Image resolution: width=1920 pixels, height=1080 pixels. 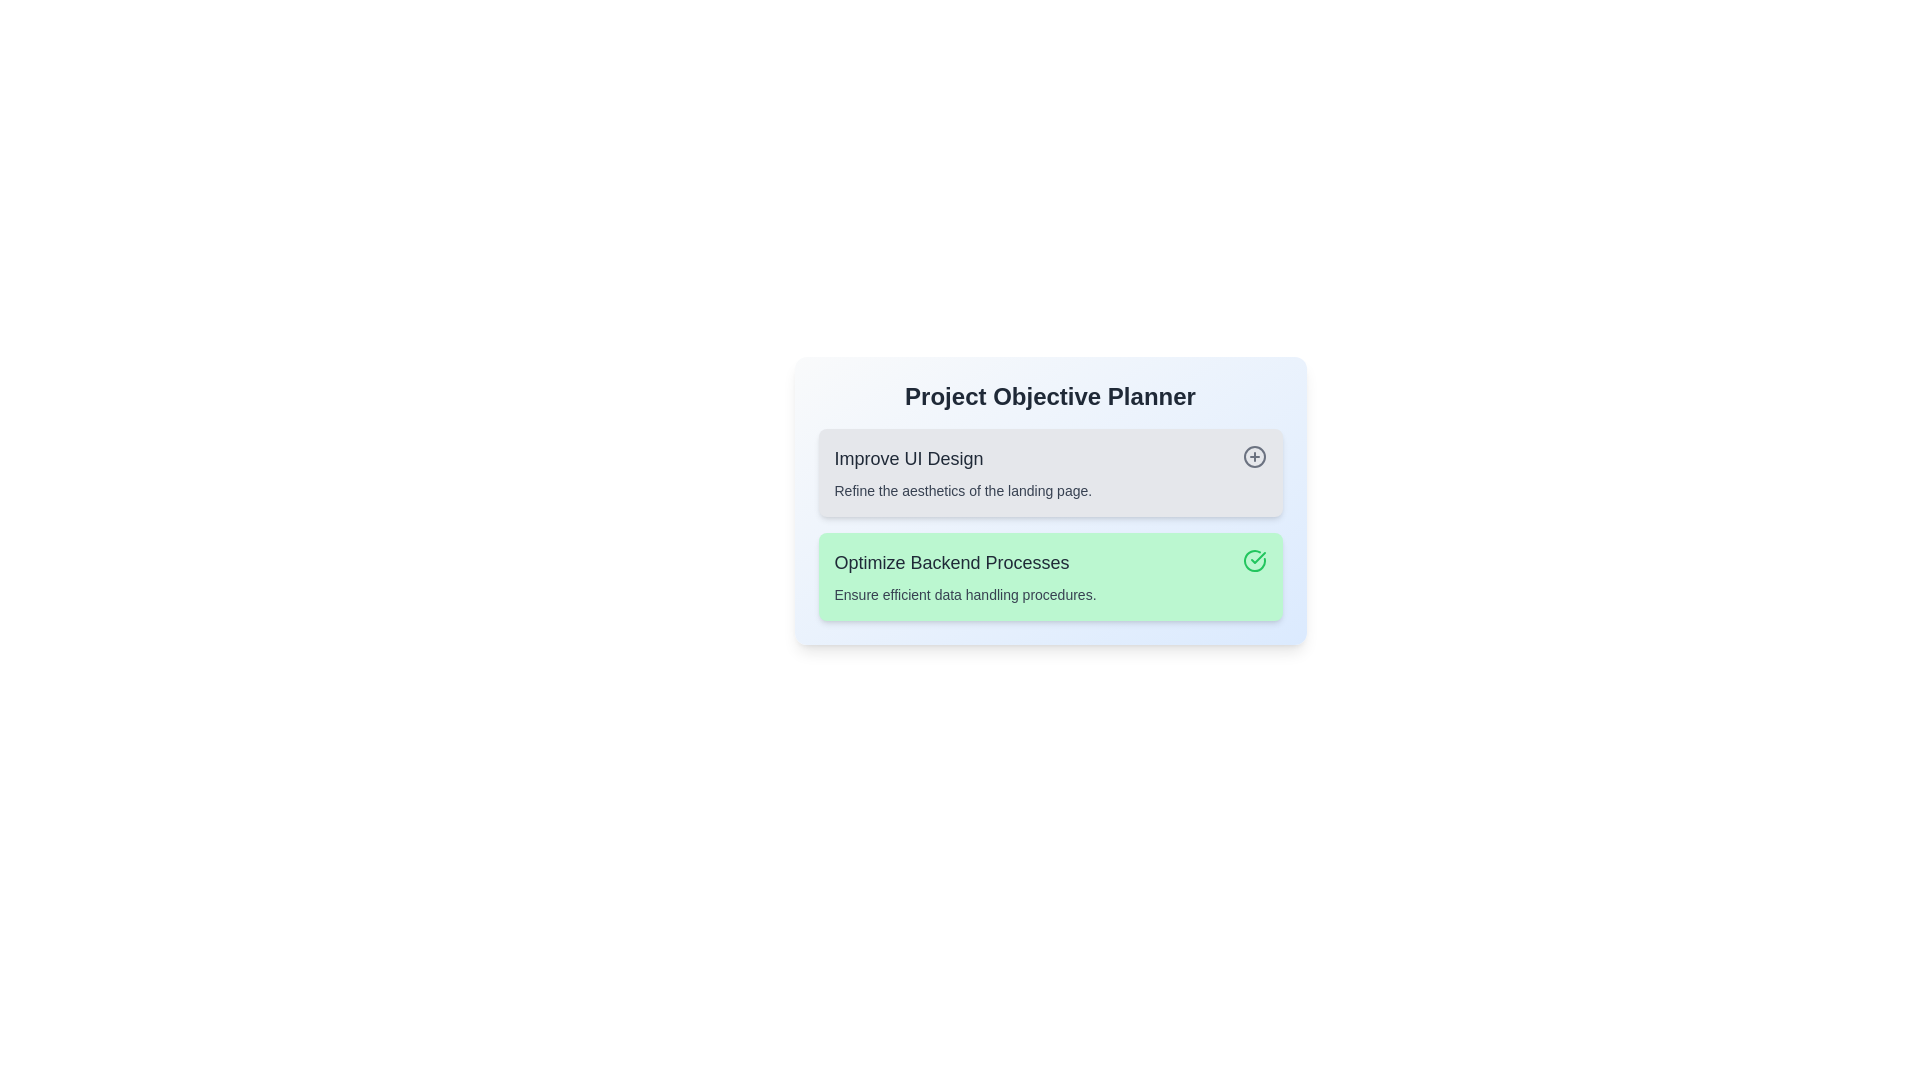 What do you see at coordinates (1049, 563) in the screenshot?
I see `the objective item to toggle its completion status. The parameter Optimize Backend Processes specifies the name of the objective to interact with` at bounding box center [1049, 563].